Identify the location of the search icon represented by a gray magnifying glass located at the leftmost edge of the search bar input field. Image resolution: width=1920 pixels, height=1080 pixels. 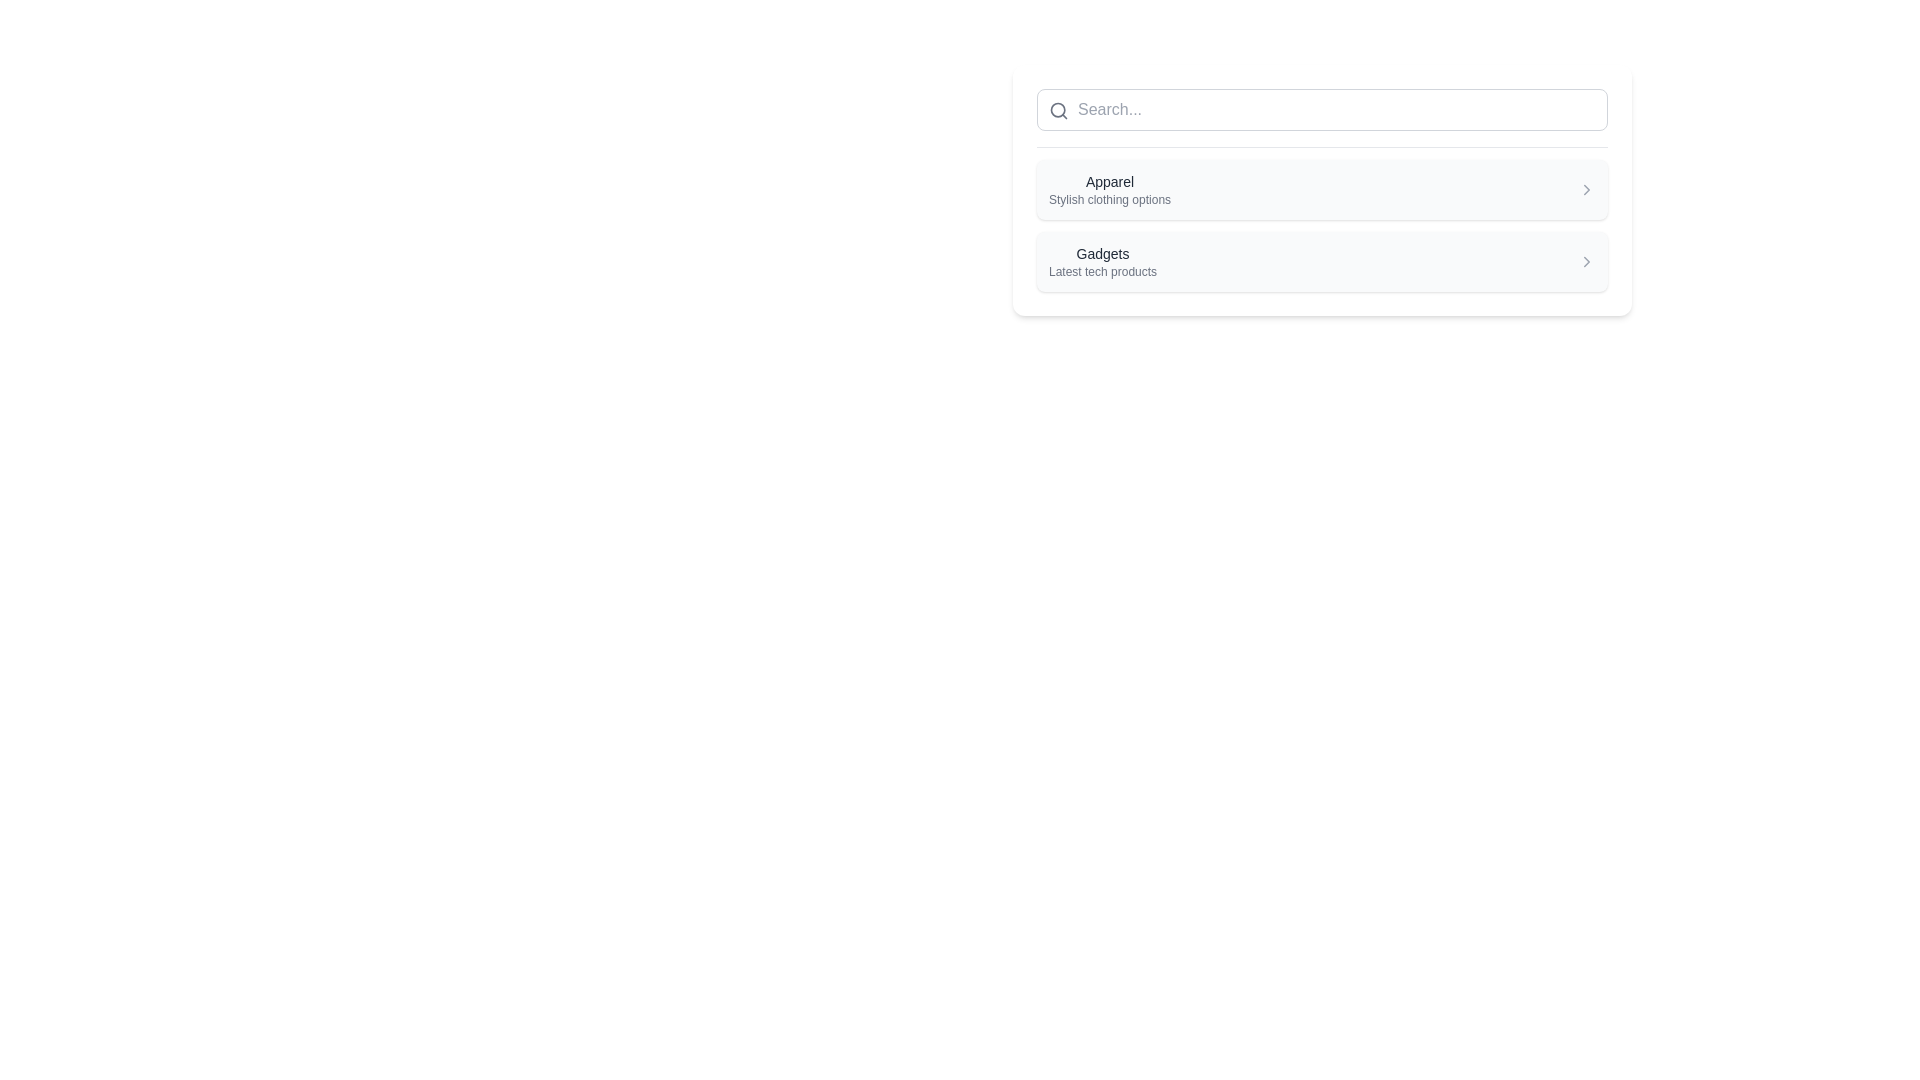
(1058, 111).